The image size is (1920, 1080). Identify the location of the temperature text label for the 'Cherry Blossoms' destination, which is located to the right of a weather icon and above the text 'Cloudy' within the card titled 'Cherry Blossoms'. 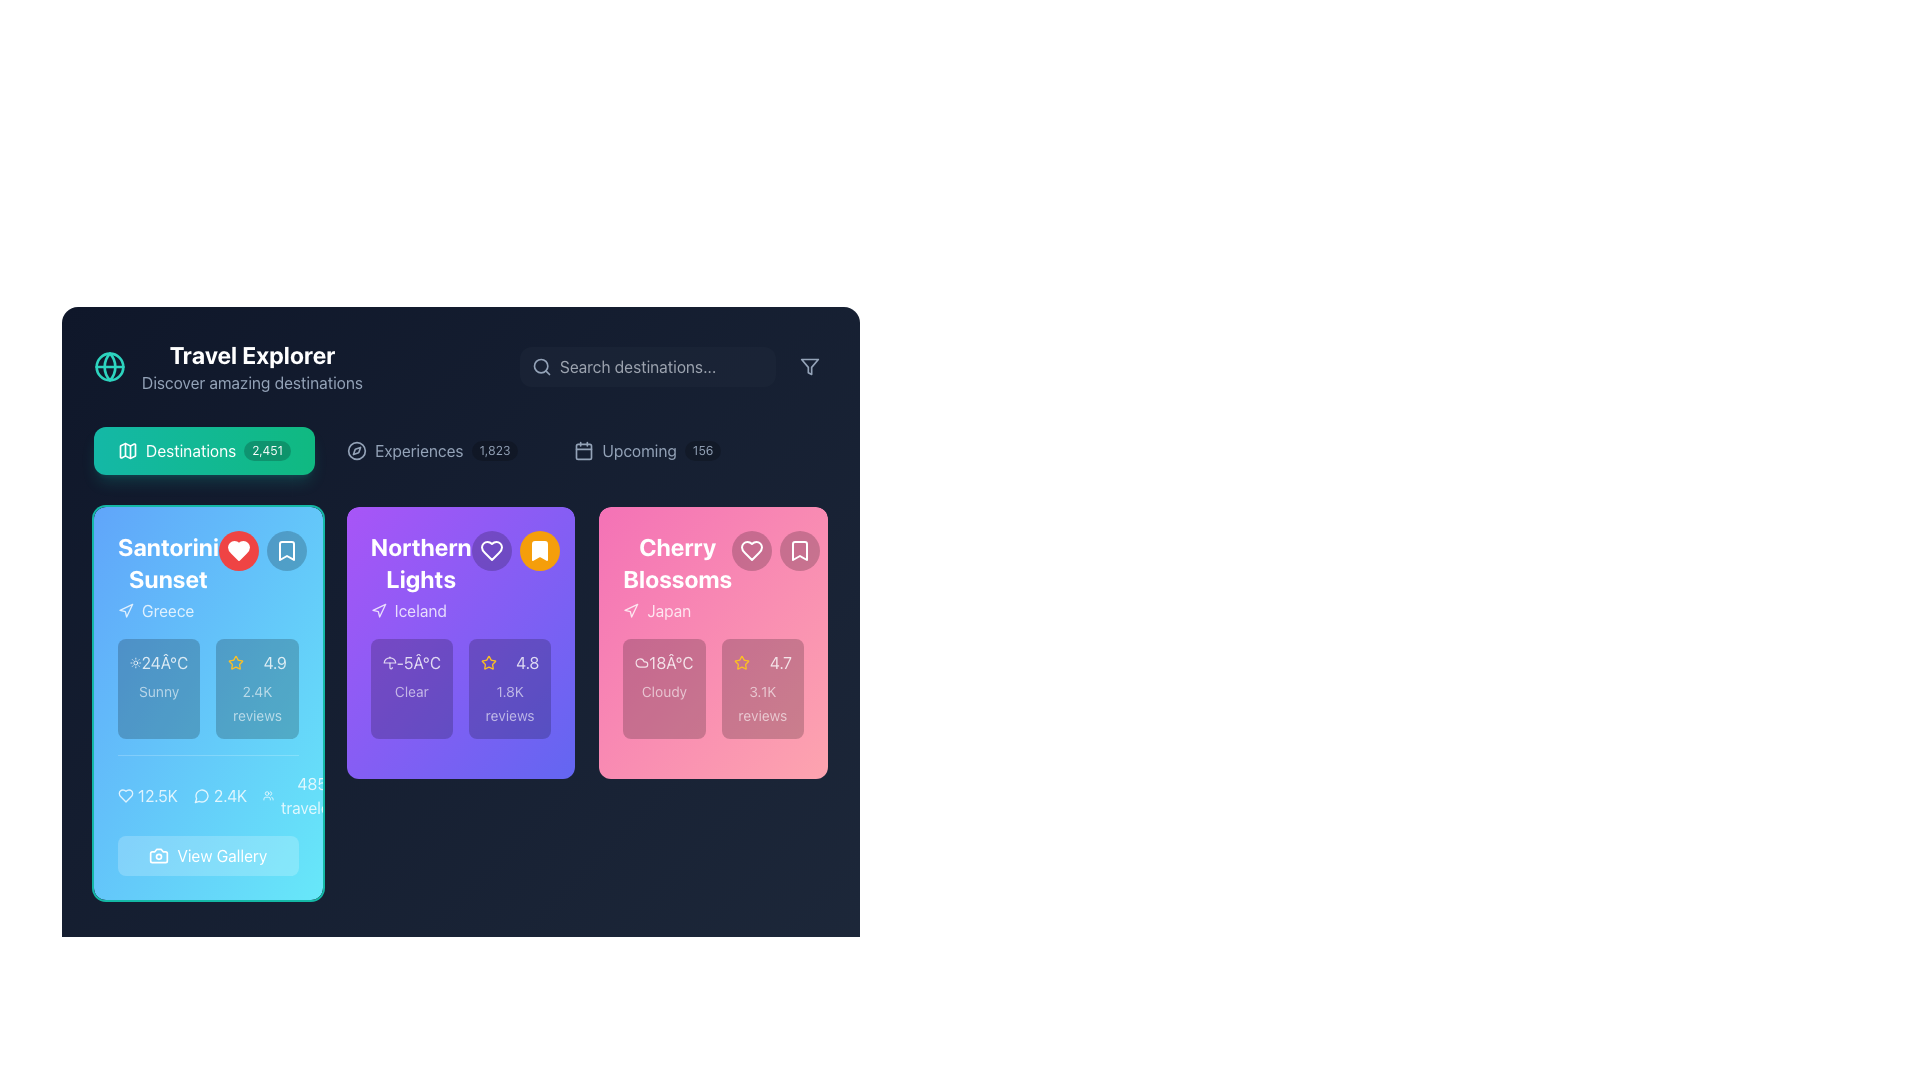
(671, 663).